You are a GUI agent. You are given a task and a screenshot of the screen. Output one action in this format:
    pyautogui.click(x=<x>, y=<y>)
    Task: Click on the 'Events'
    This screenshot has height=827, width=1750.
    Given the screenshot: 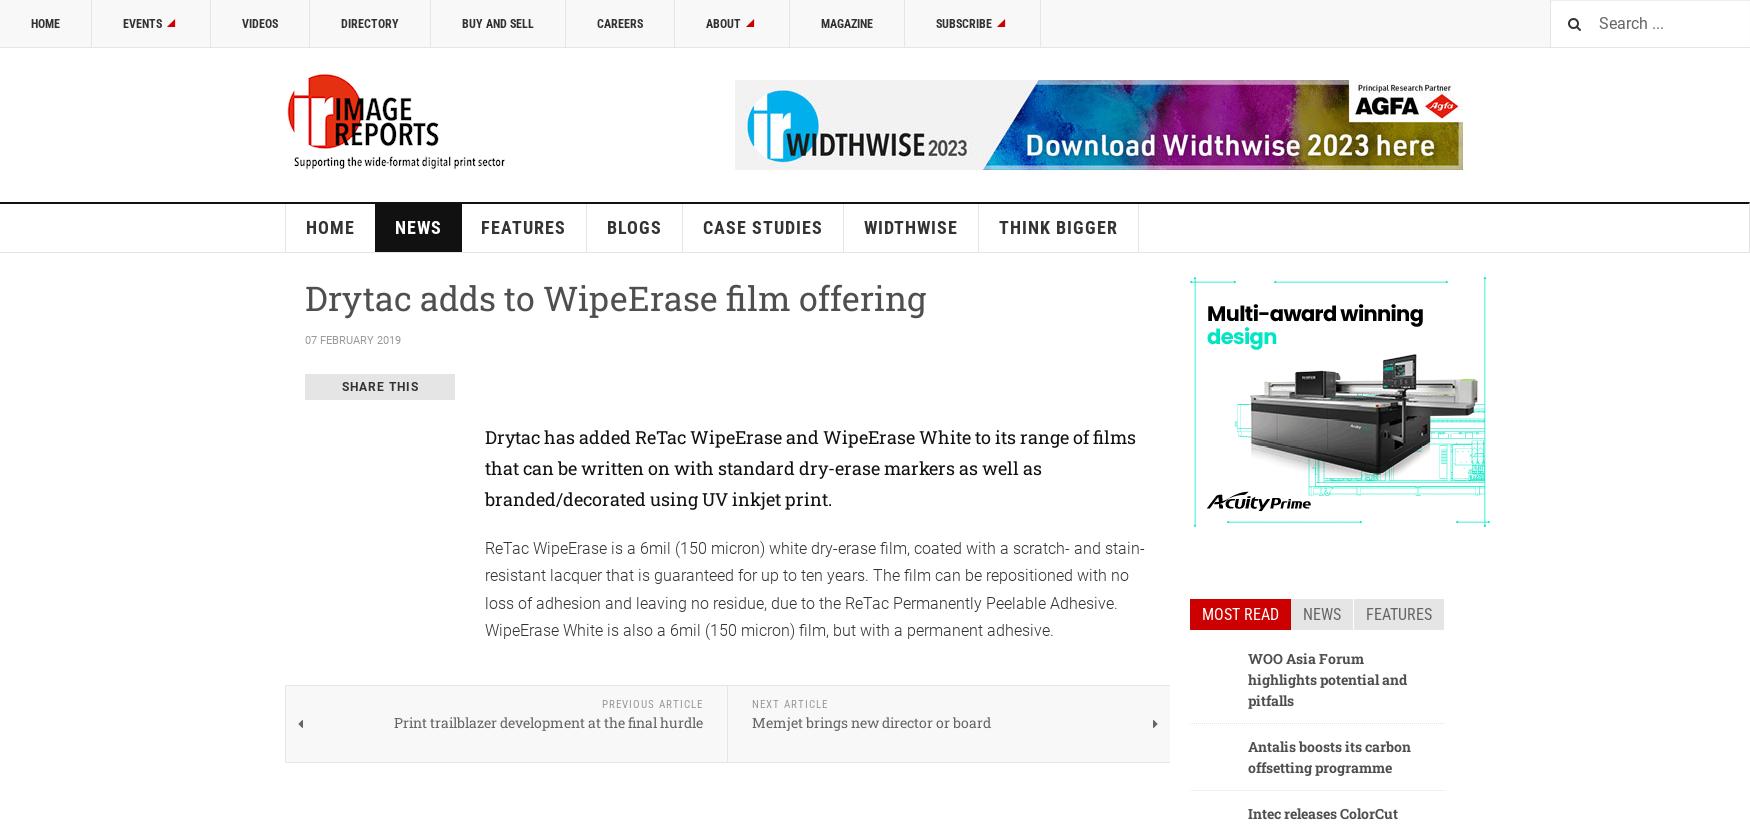 What is the action you would take?
    pyautogui.click(x=141, y=23)
    